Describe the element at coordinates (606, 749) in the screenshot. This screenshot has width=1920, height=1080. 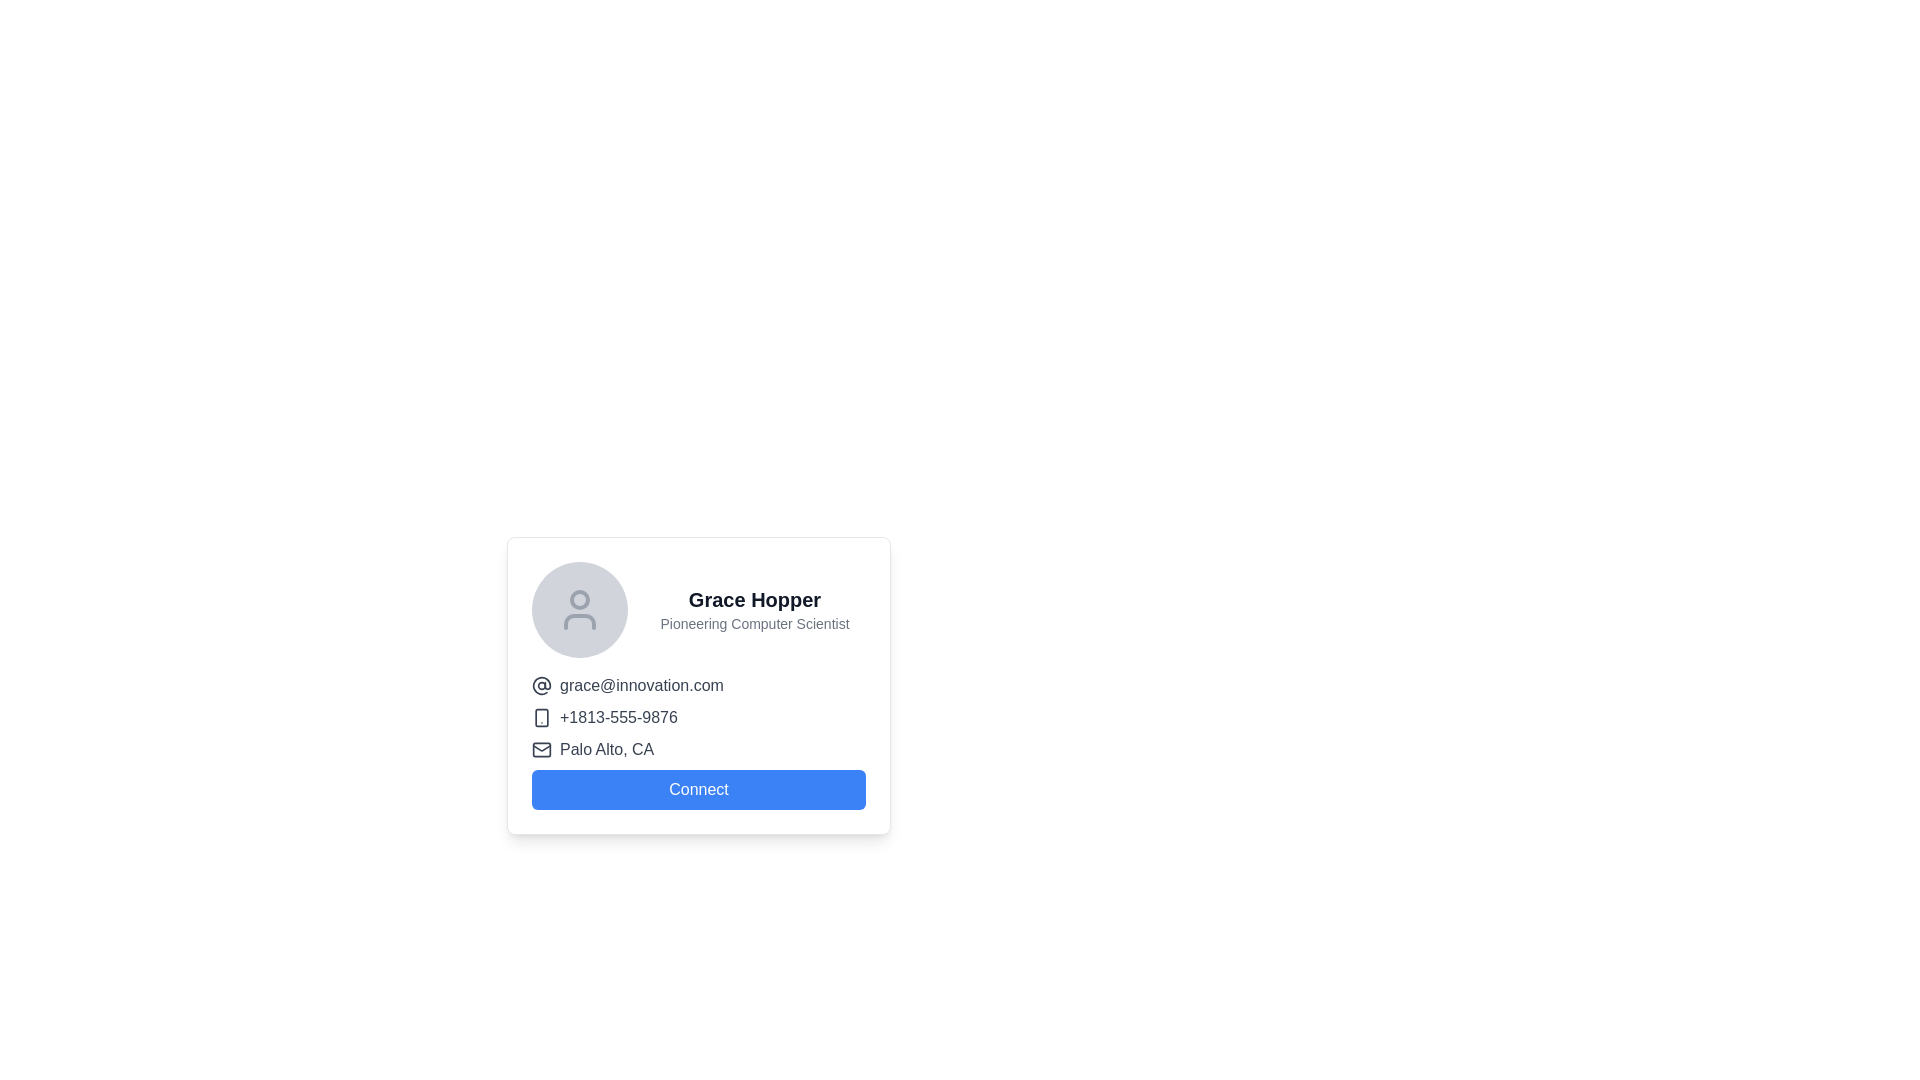
I see `the text label displaying 'Palo Alto, CA' located in the bottom section of the profile contact card, which is centered horizontally and adjacent to a mail icon` at that location.